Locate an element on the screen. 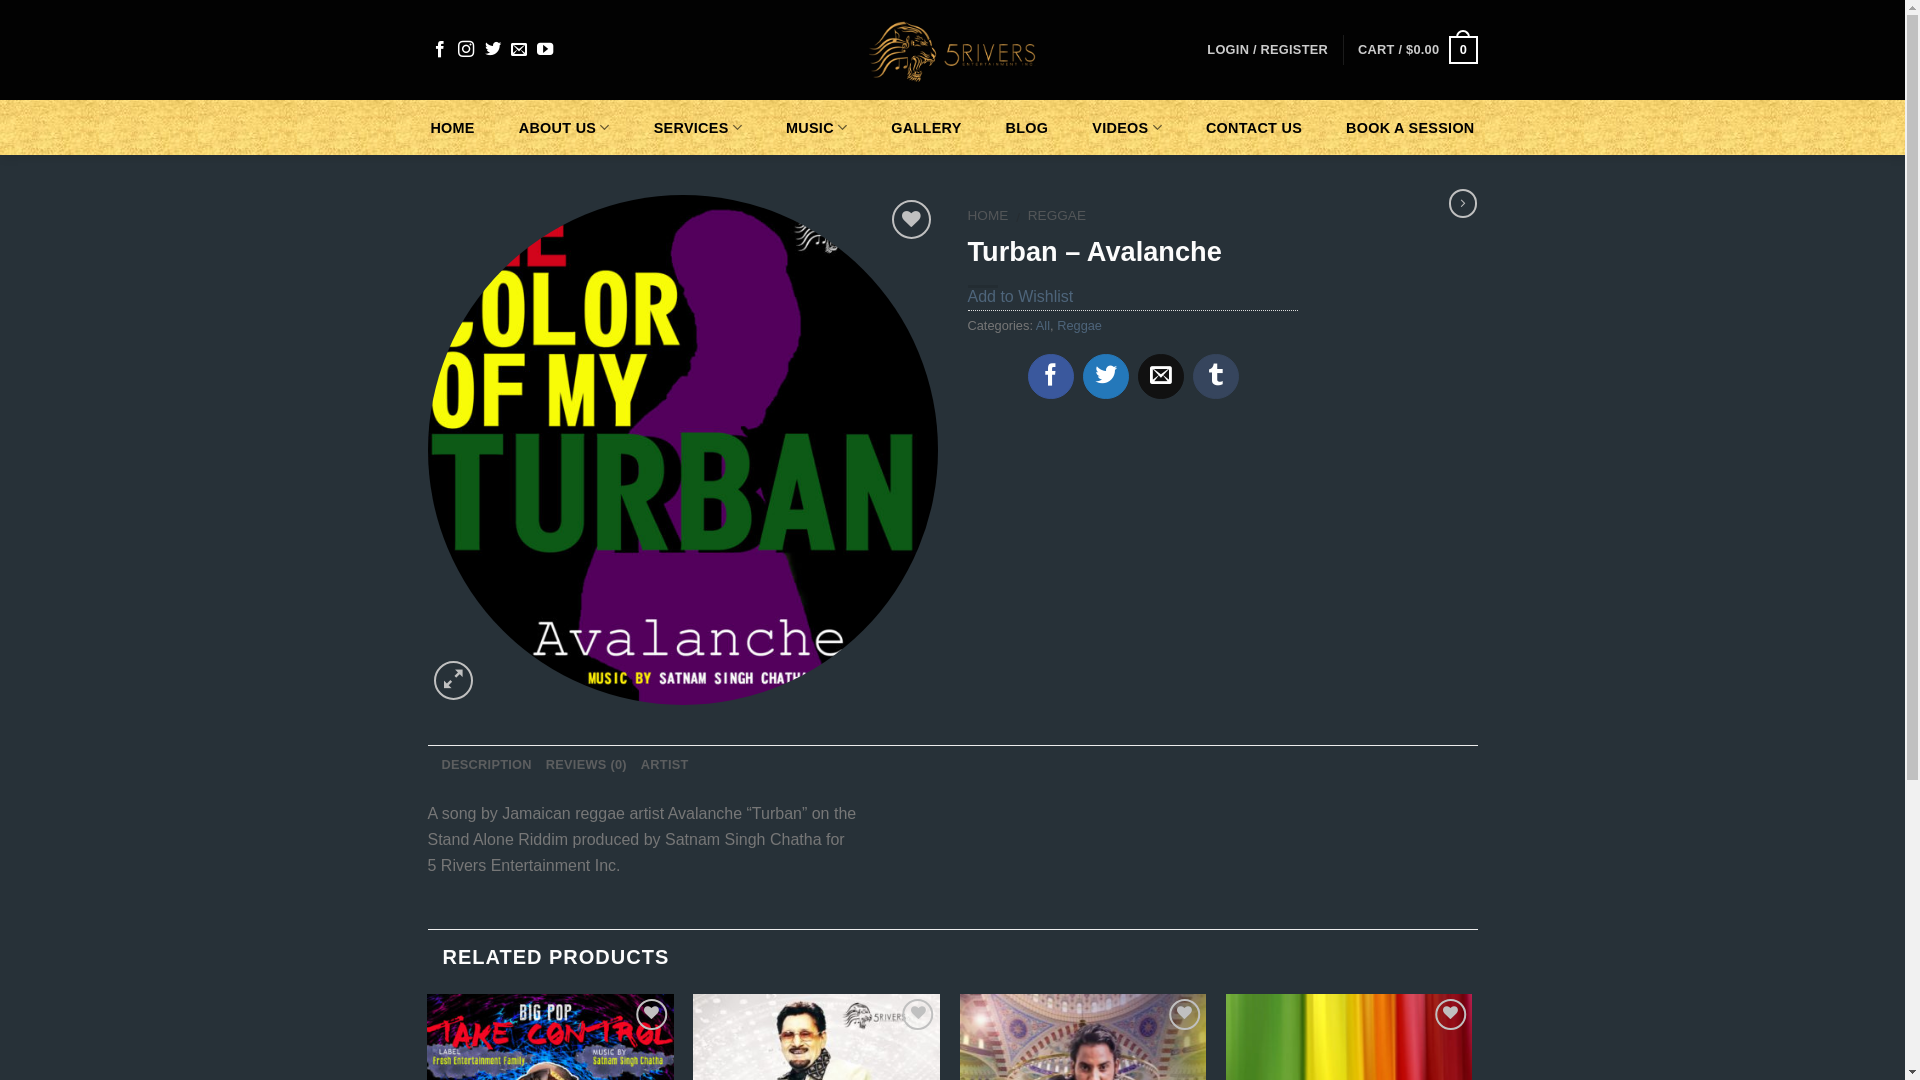  'HOME' is located at coordinates (988, 215).